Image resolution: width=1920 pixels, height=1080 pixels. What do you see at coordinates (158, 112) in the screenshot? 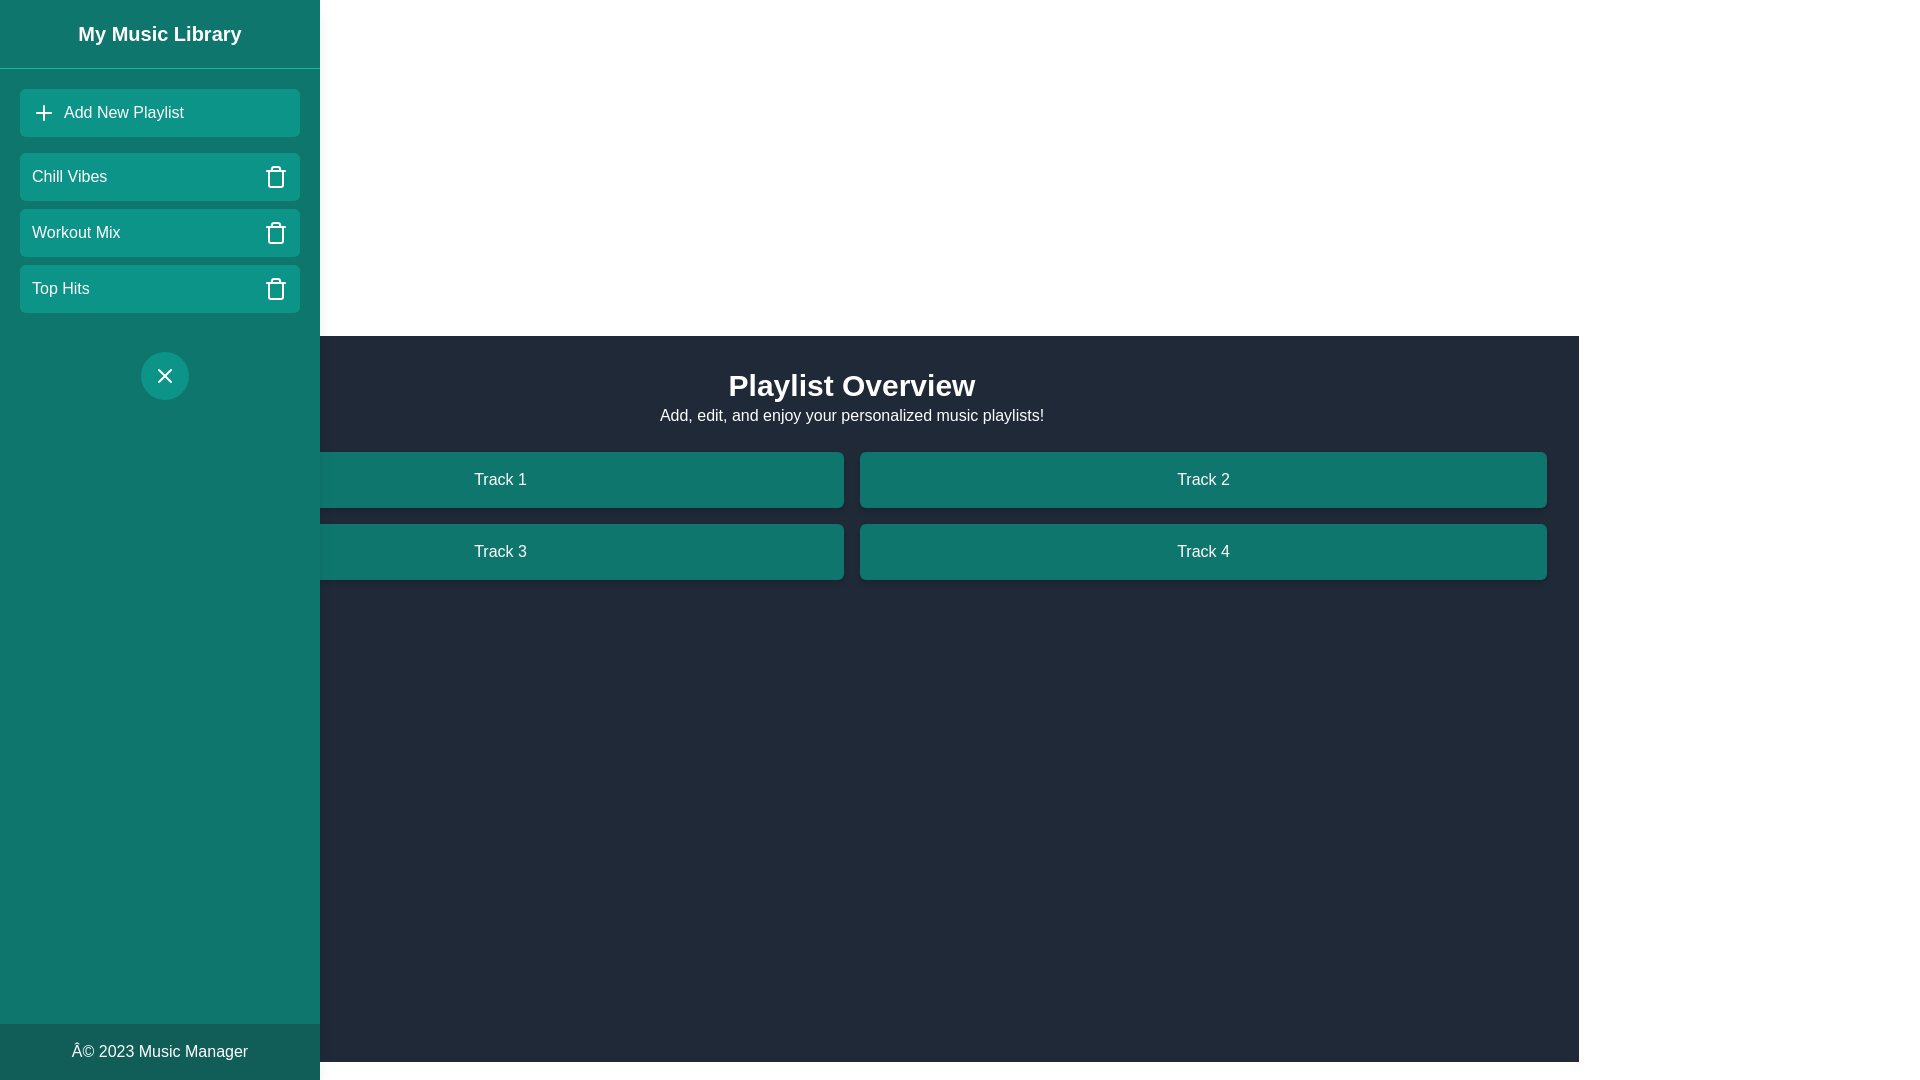
I see `the button at the top of the vertical list in the left sidebar` at bounding box center [158, 112].